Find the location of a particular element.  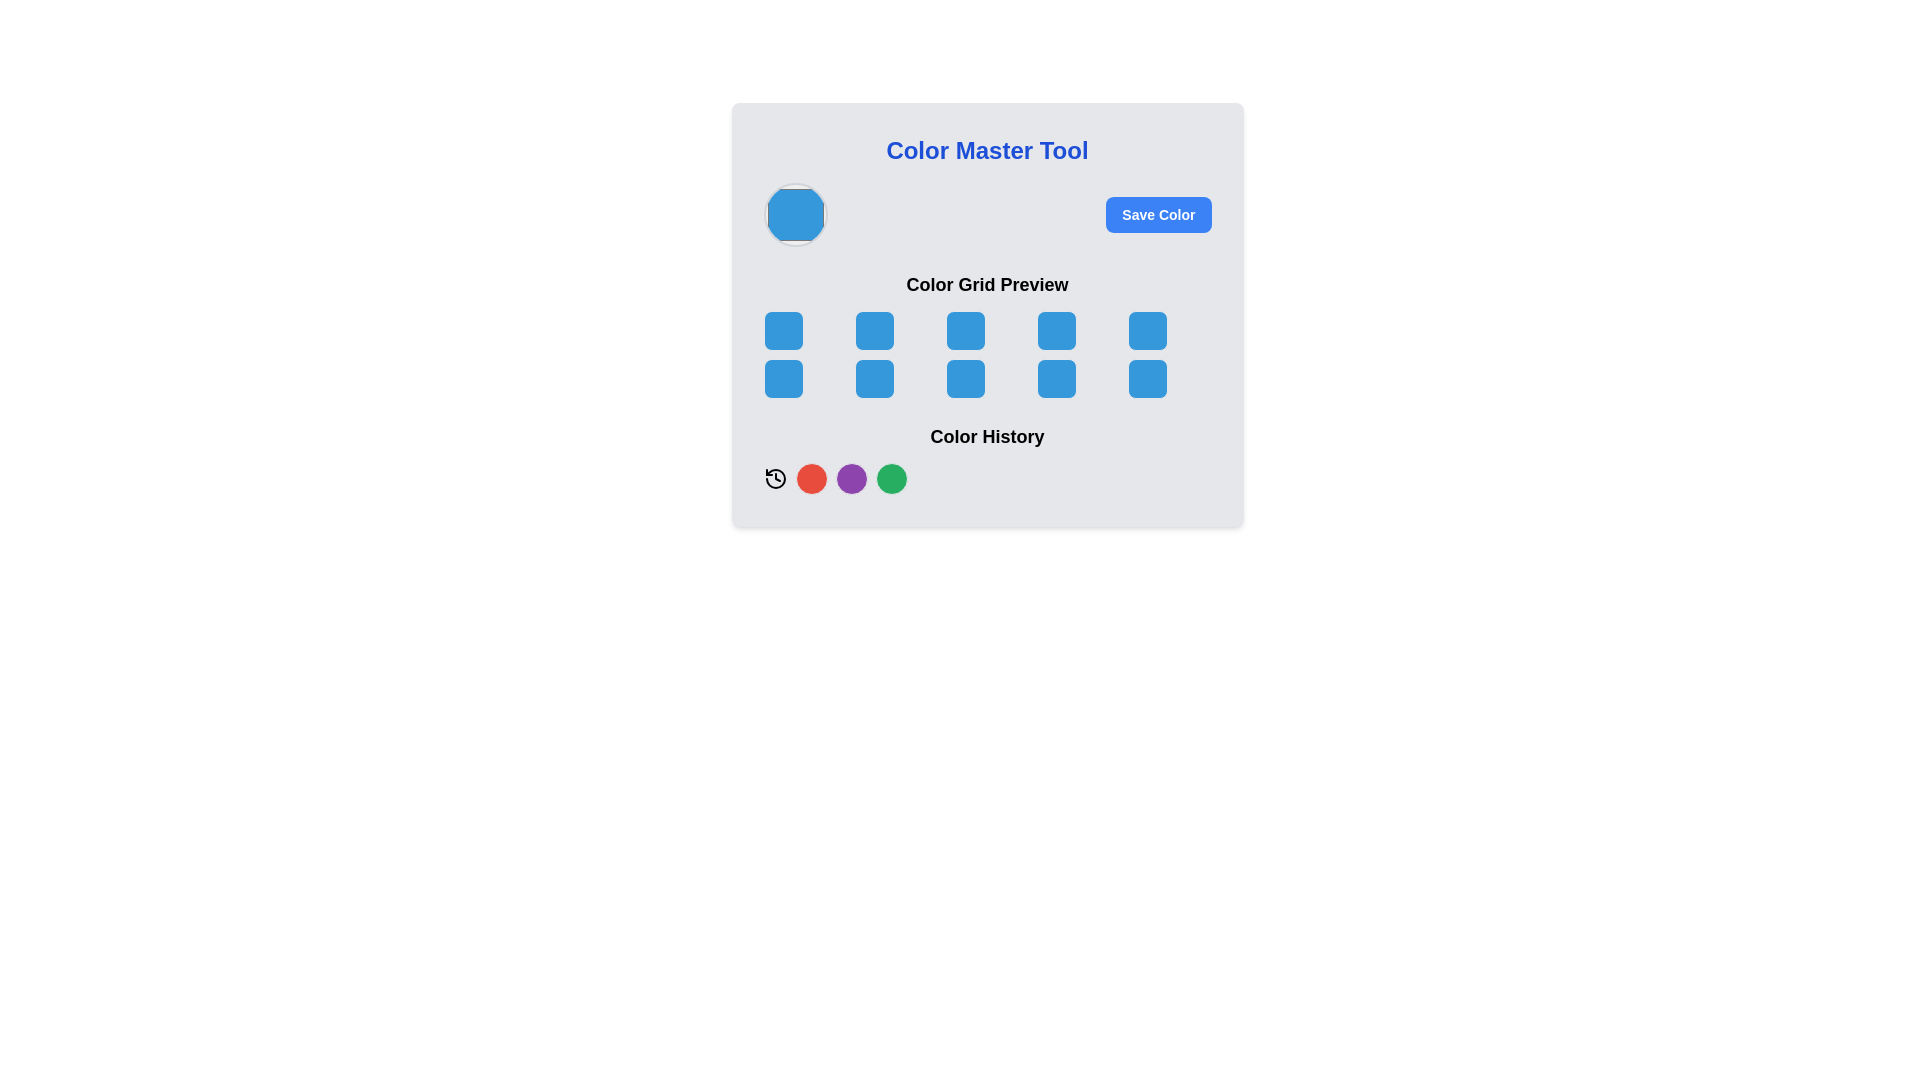

the last circular color indicator in the 'Color History' section to interact with the green color option is located at coordinates (890, 478).